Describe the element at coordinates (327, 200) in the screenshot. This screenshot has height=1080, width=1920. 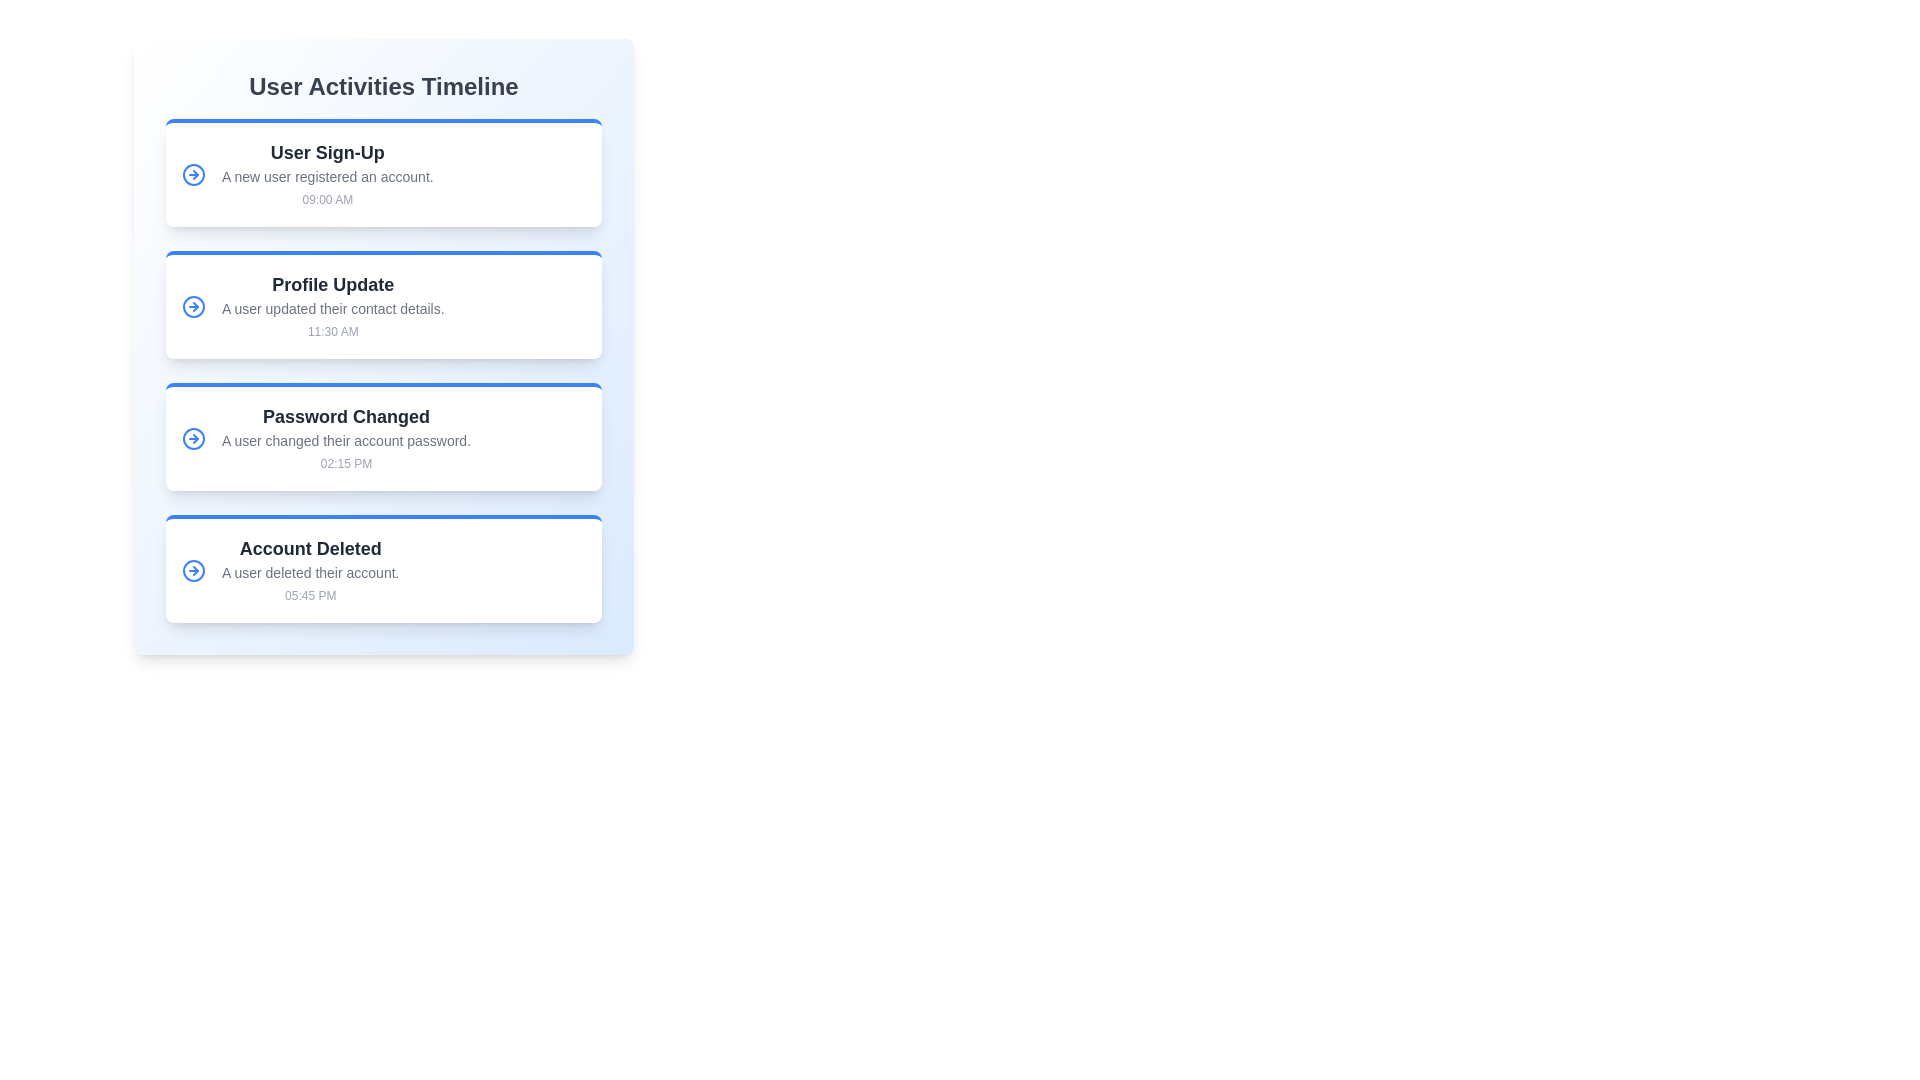
I see `timestamp displayed in the light gray font labeled '09:00 AM' located in the bottom-right corner of the 'User Sign-Up' section in the timeline view` at that location.